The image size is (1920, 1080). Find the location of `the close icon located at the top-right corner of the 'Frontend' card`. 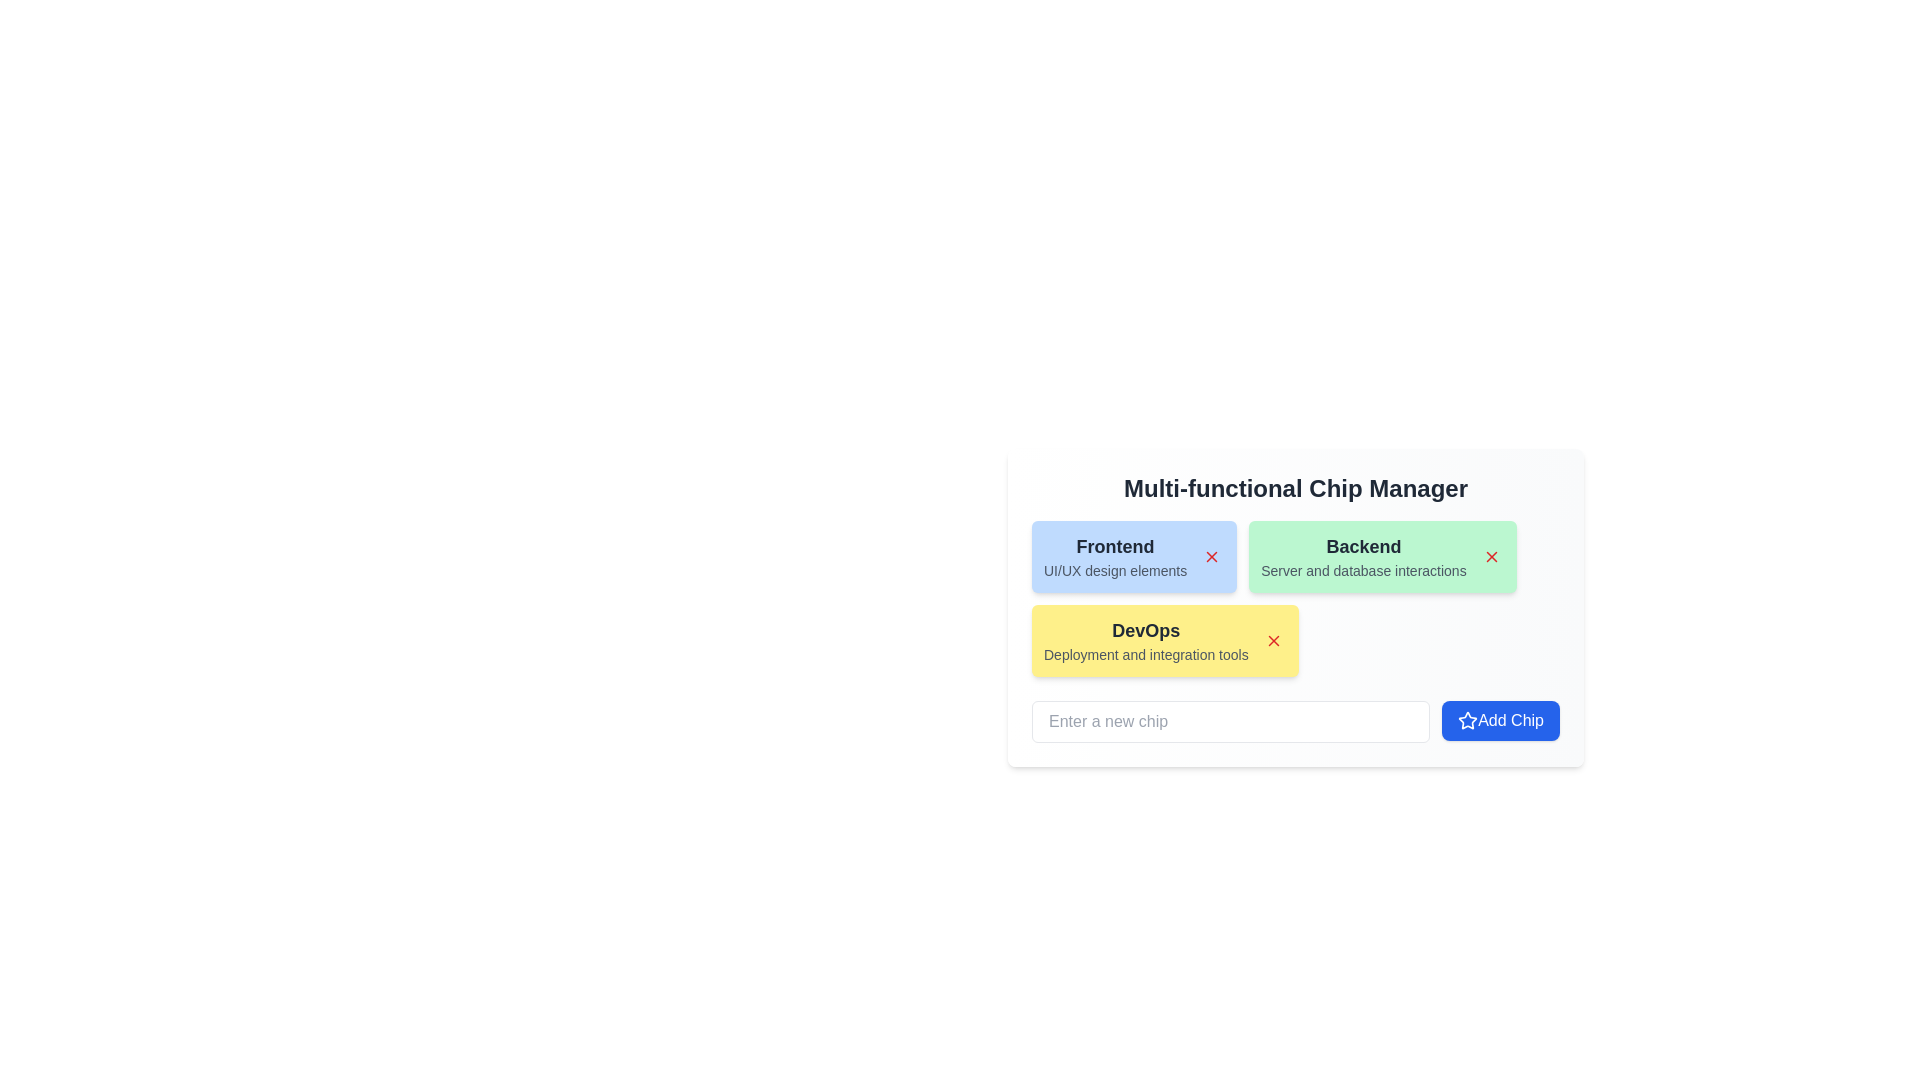

the close icon located at the top-right corner of the 'Frontend' card is located at coordinates (1211, 556).